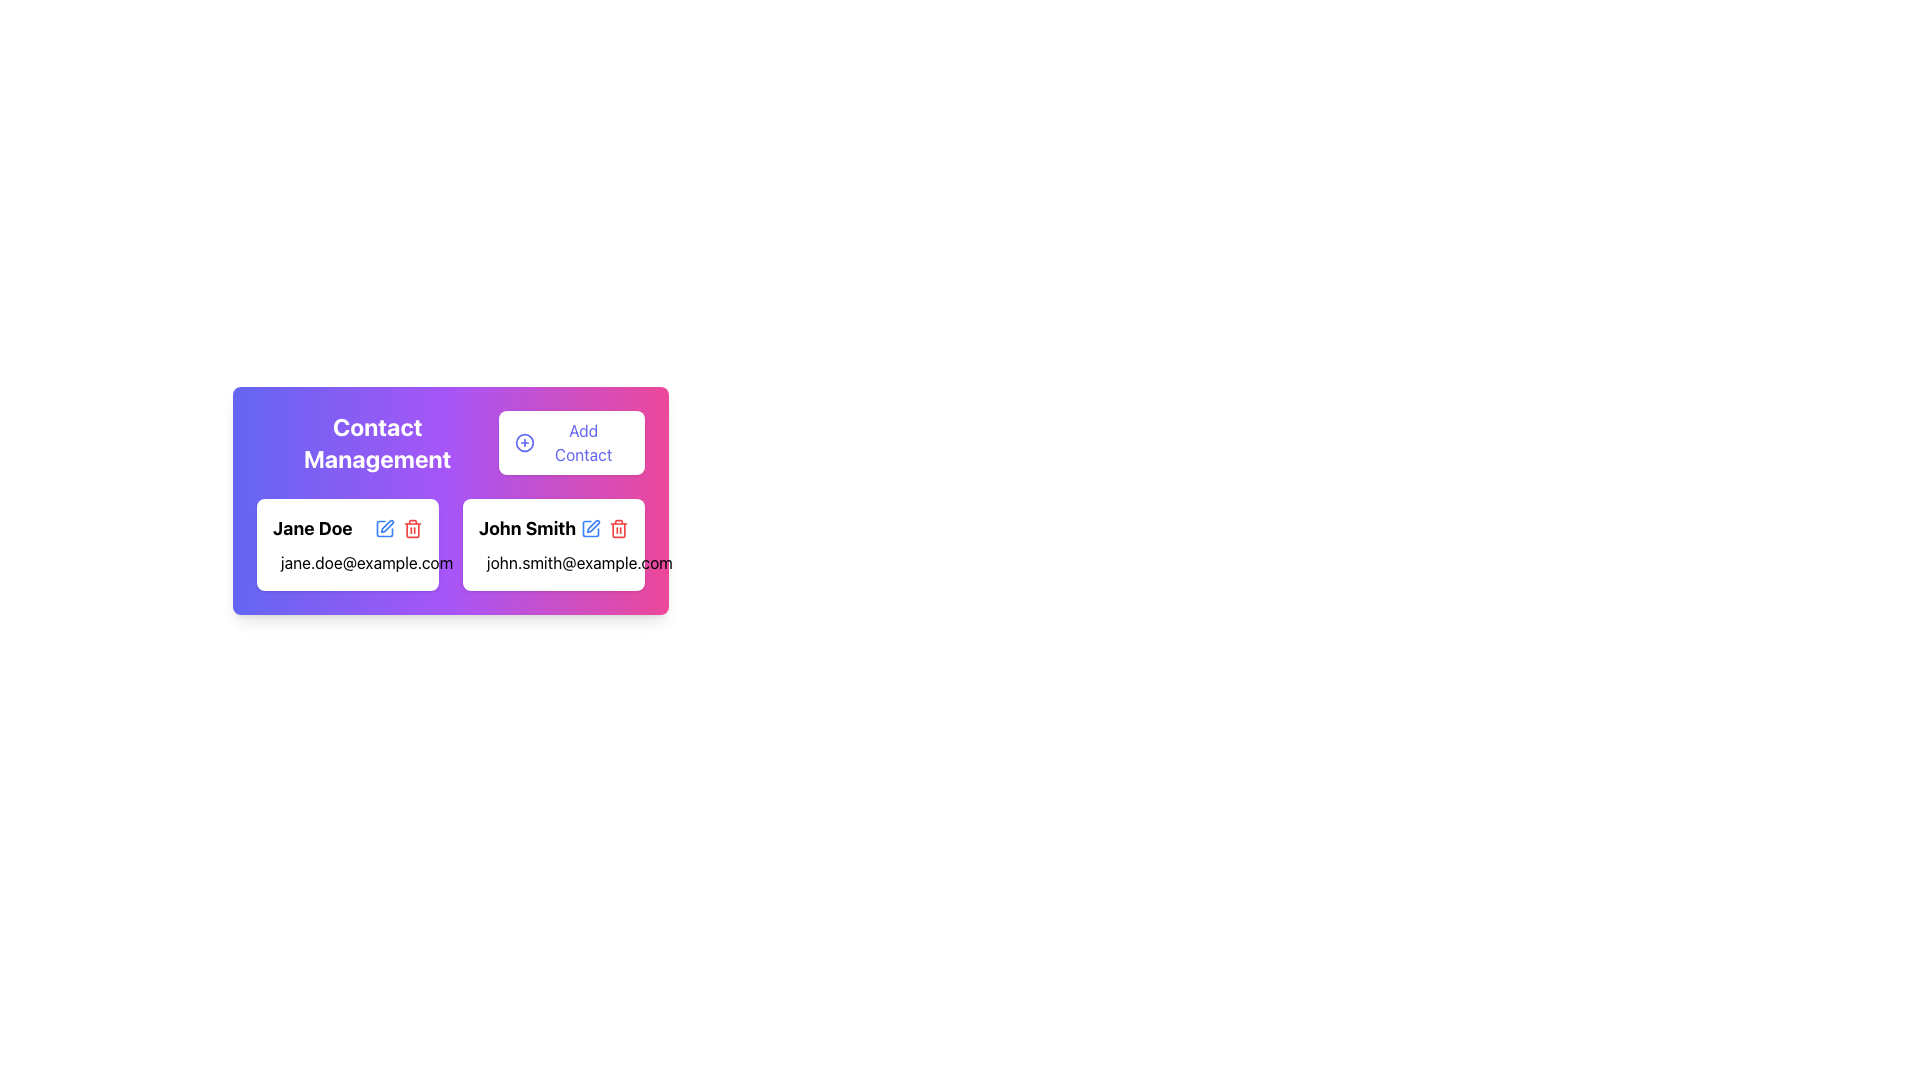 The image size is (1920, 1080). I want to click on the button that allows the user to initiate editing of the contact details for 'John Smith', which is located to the right of the name and is the leftmost among the blue and red icons, so click(589, 527).